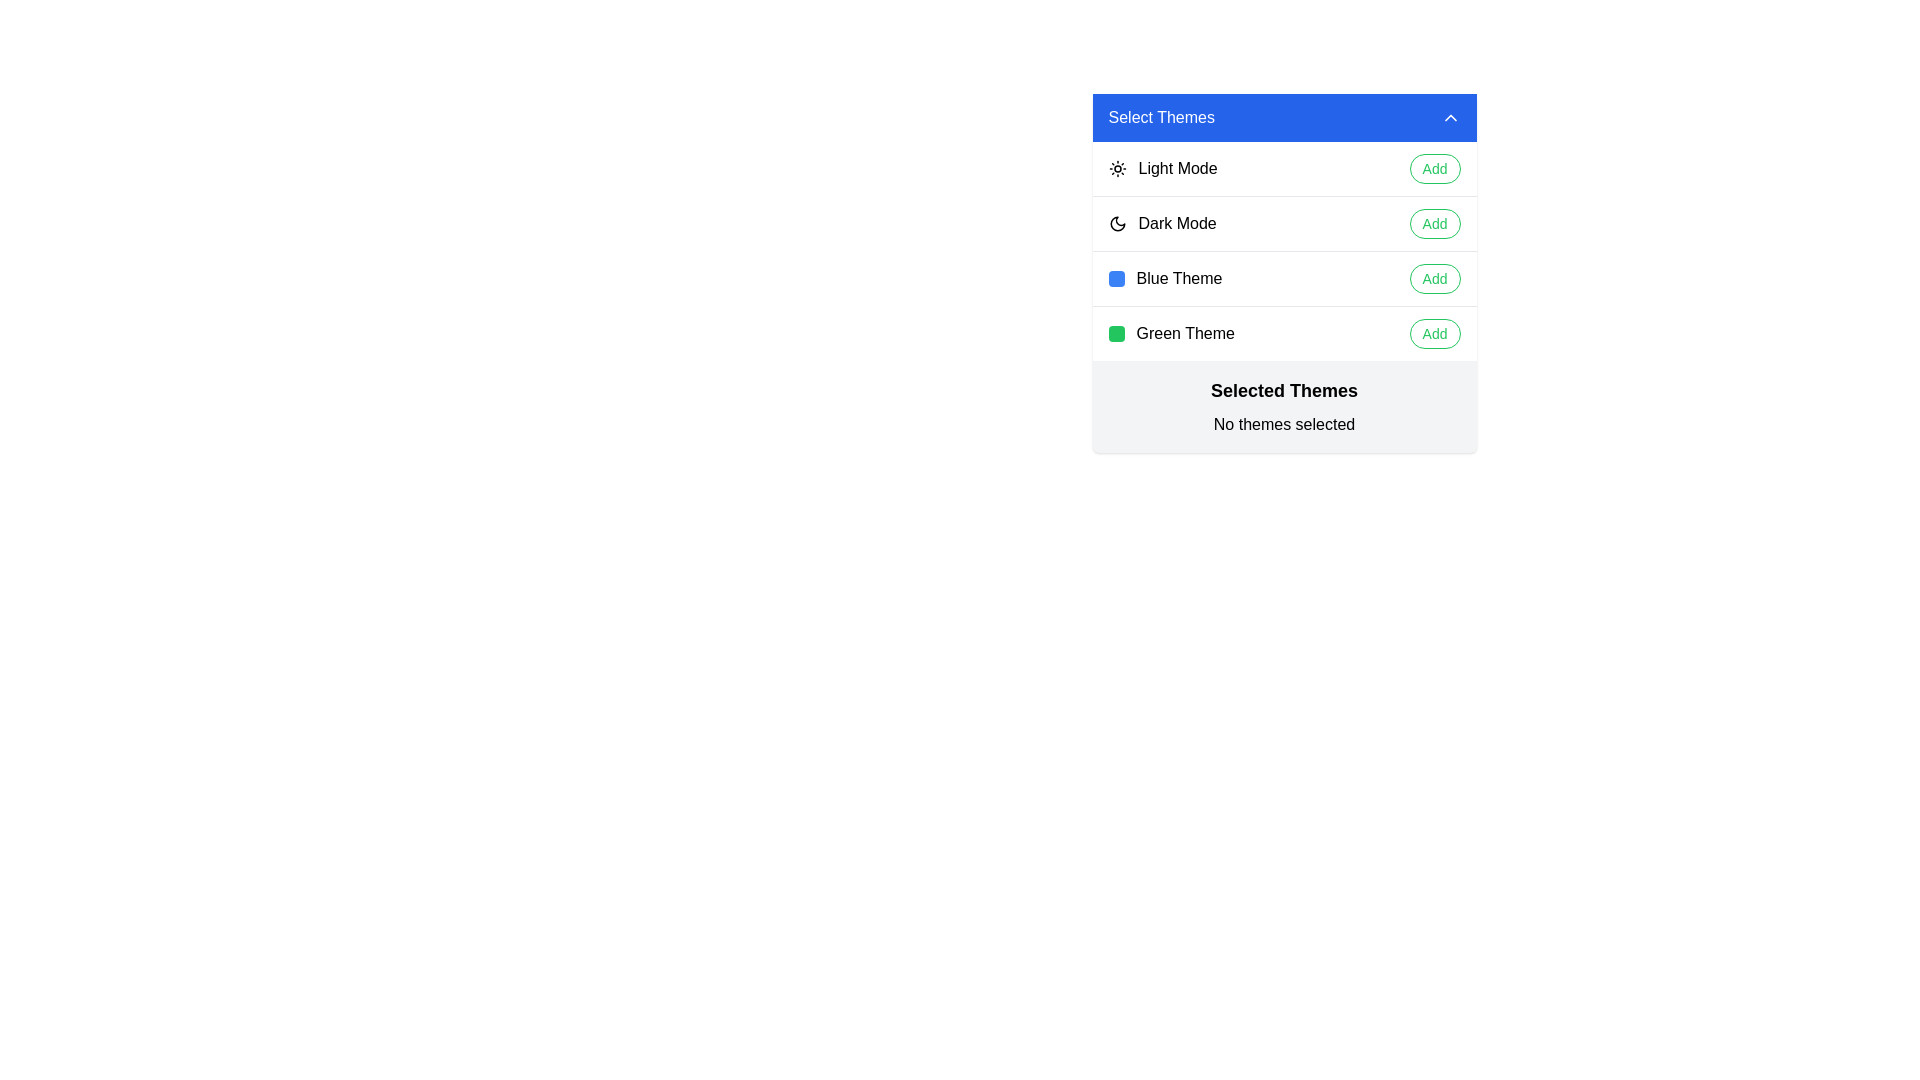 Image resolution: width=1920 pixels, height=1080 pixels. I want to click on the button to add the 'Blue Theme' located in the 'Select Themes' section, which is positioned towards the right side of the row labeled 'Blue Theme', so click(1434, 278).